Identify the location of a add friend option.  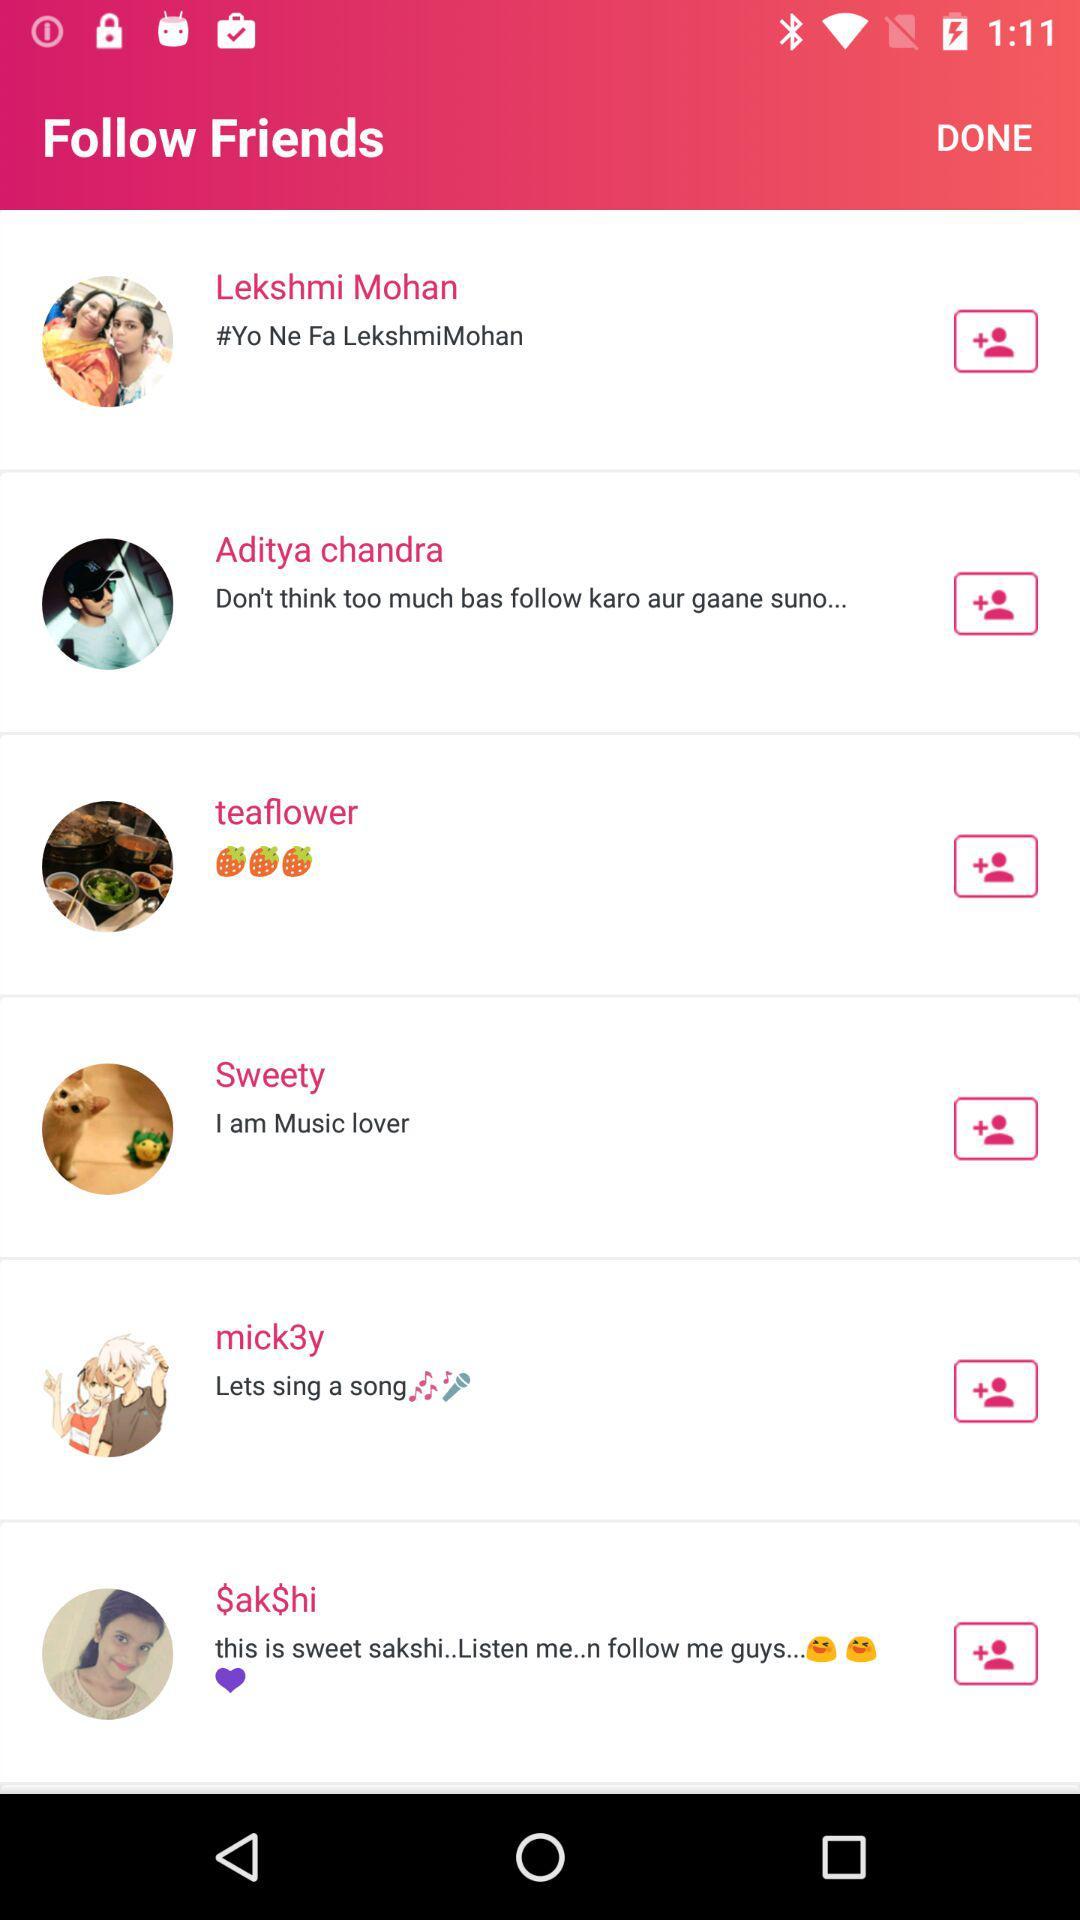
(995, 602).